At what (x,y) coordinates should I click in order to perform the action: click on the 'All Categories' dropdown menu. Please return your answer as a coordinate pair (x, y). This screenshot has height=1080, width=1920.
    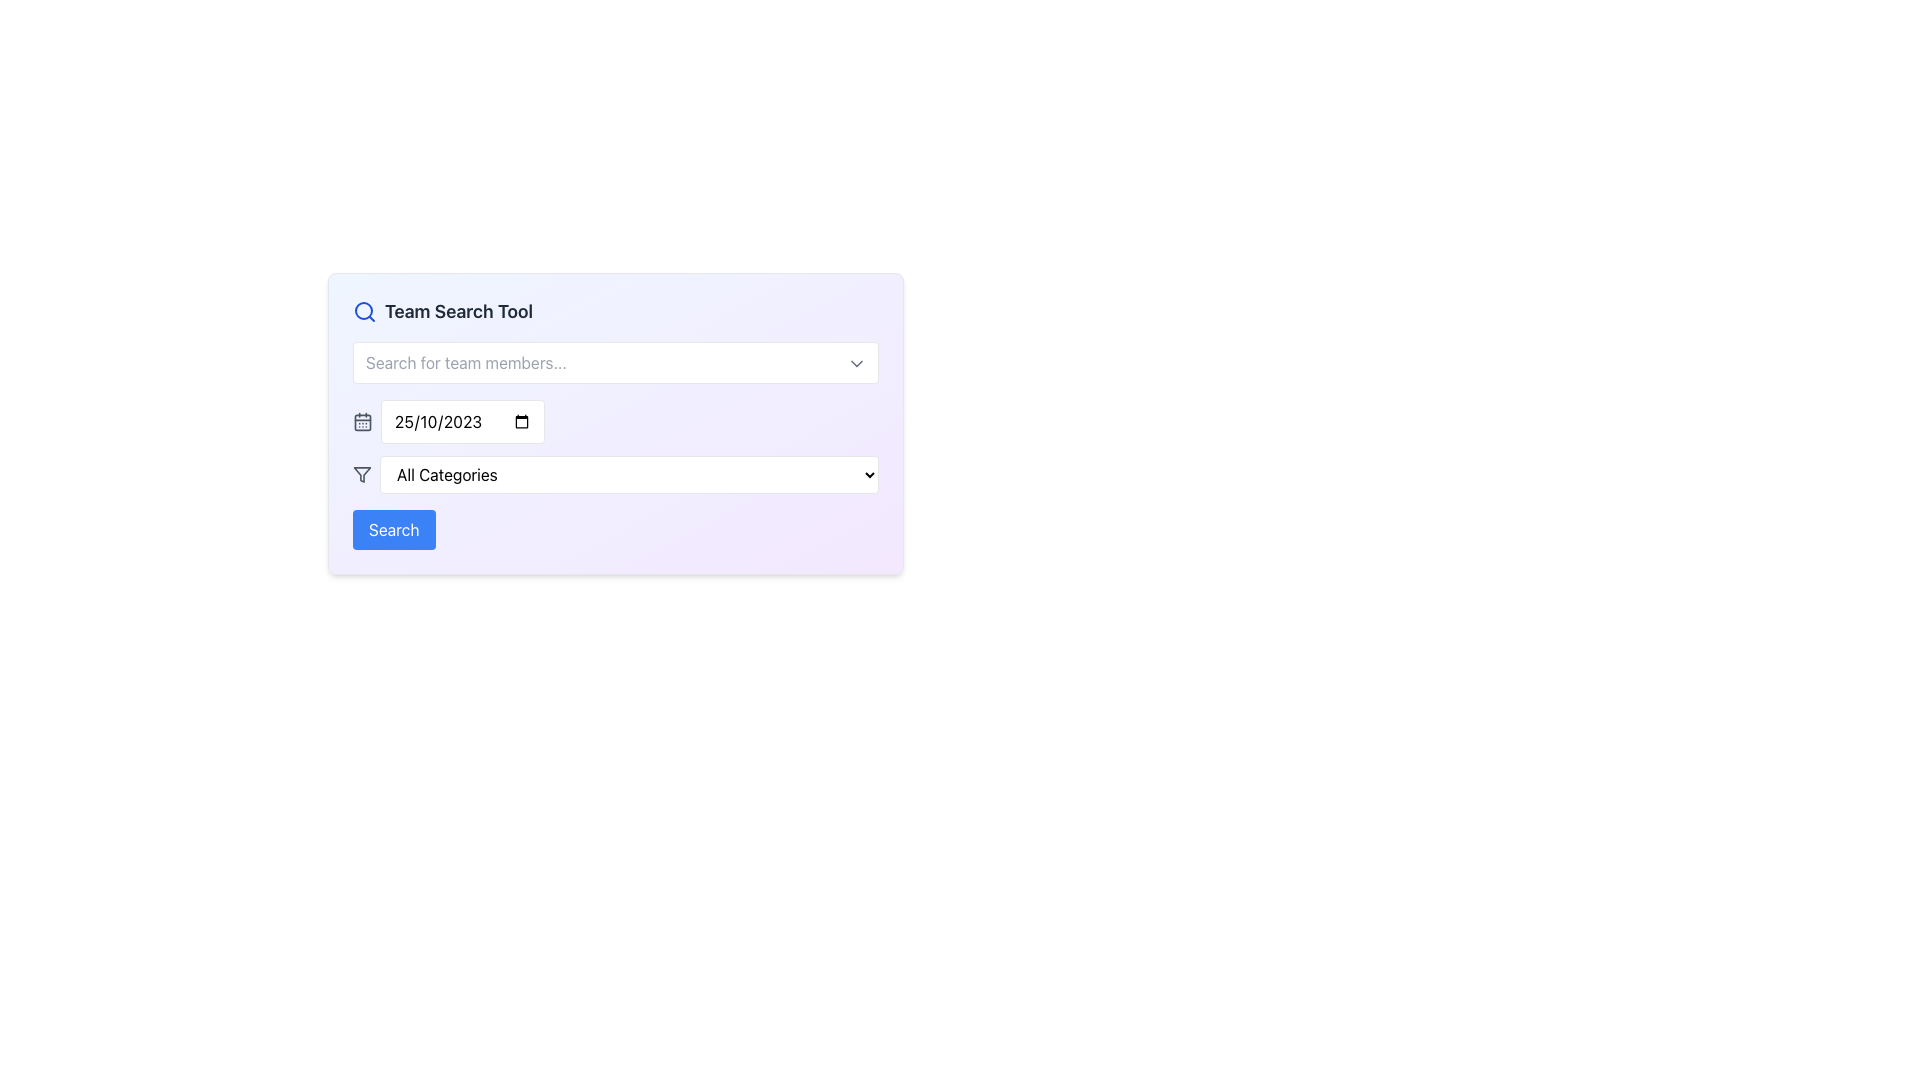
    Looking at the image, I should click on (628, 474).